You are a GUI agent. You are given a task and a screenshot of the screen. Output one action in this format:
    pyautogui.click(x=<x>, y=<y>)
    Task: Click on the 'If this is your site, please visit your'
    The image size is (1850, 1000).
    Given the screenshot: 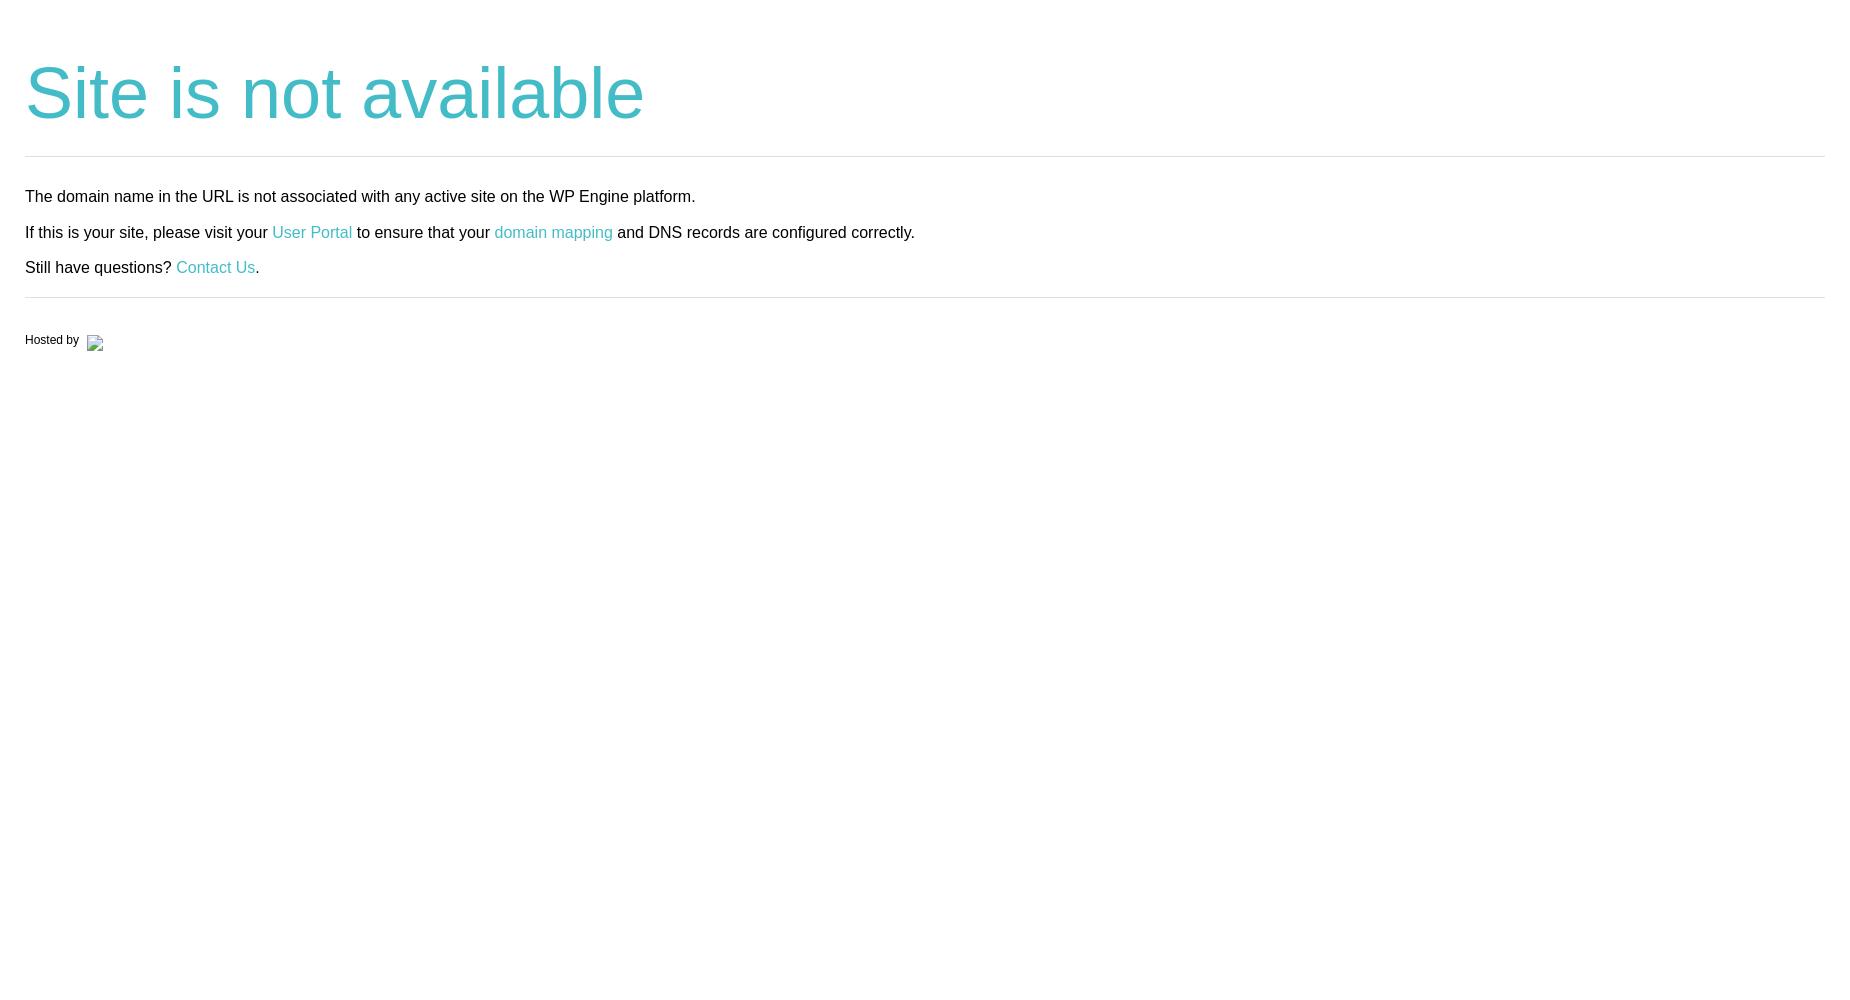 What is the action you would take?
    pyautogui.click(x=147, y=230)
    